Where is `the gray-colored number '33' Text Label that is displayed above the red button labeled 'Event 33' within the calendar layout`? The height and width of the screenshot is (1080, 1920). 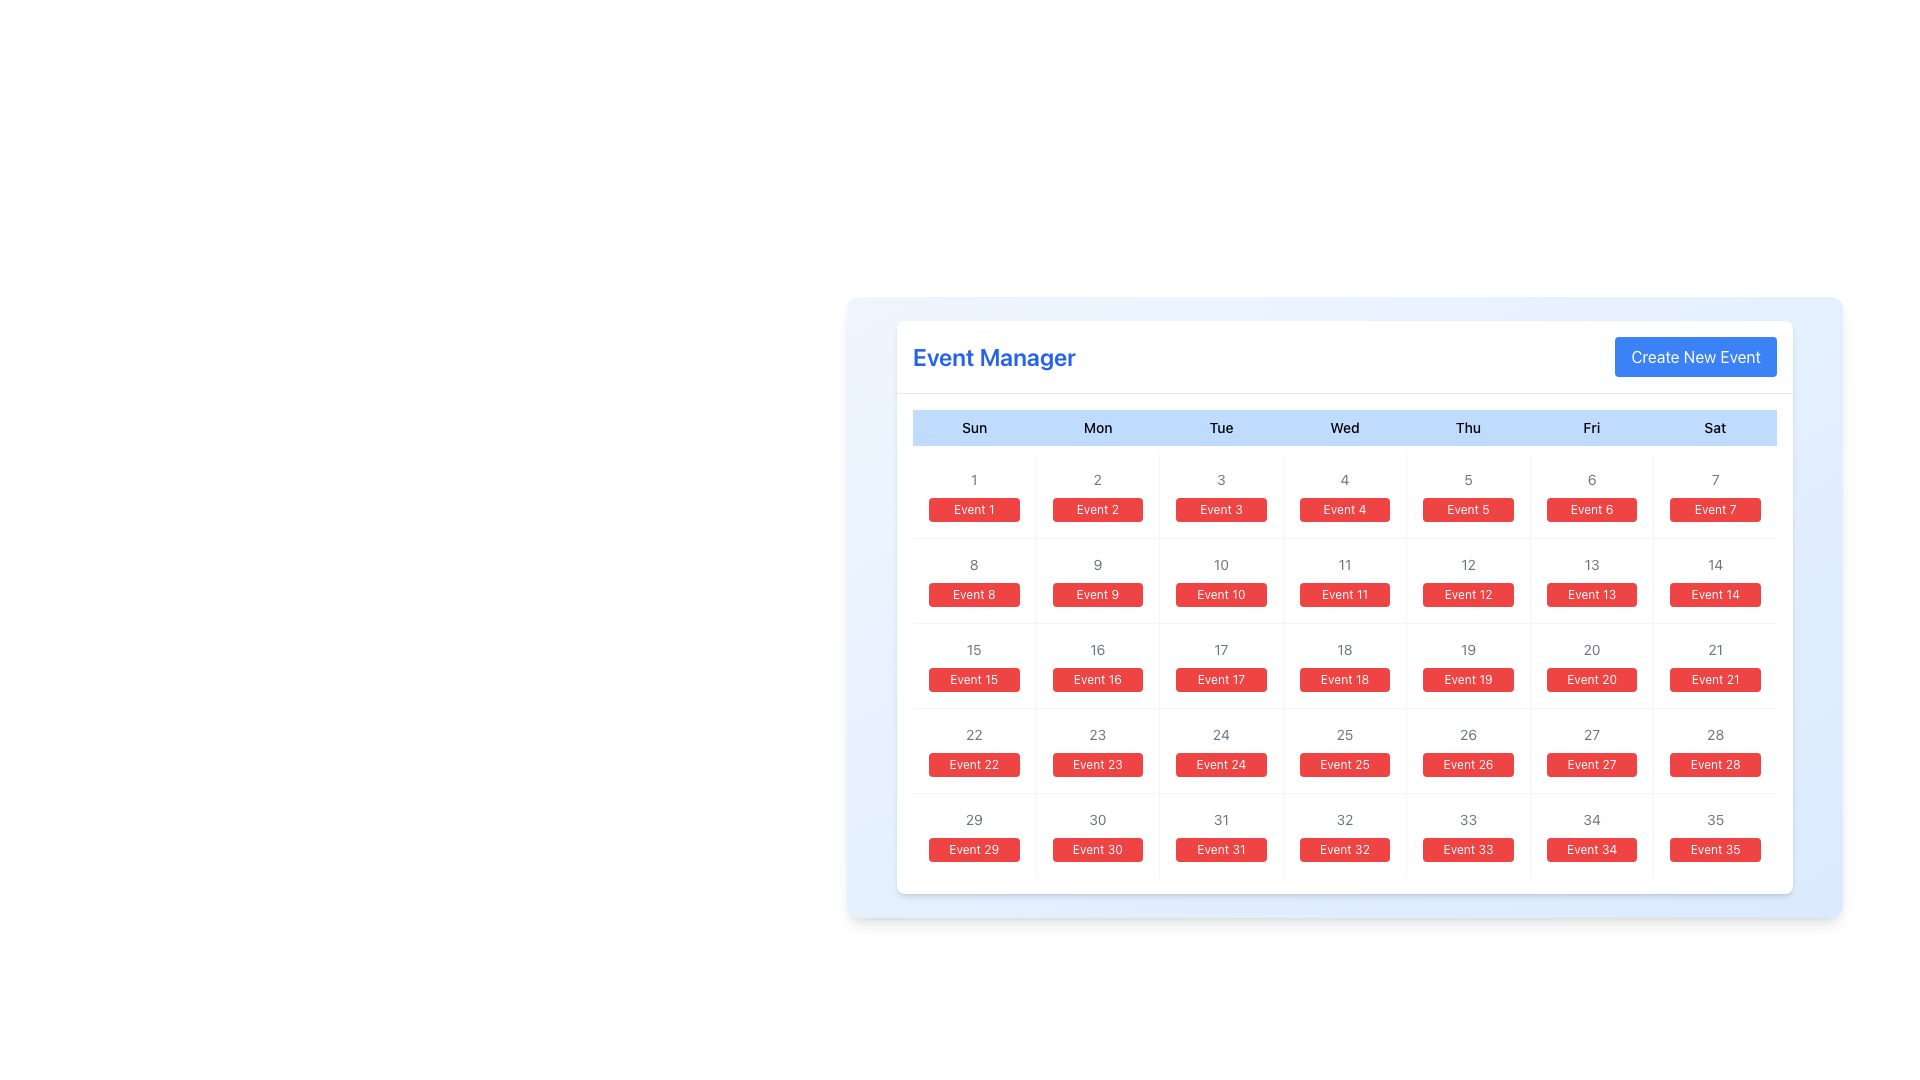 the gray-colored number '33' Text Label that is displayed above the red button labeled 'Event 33' within the calendar layout is located at coordinates (1468, 820).